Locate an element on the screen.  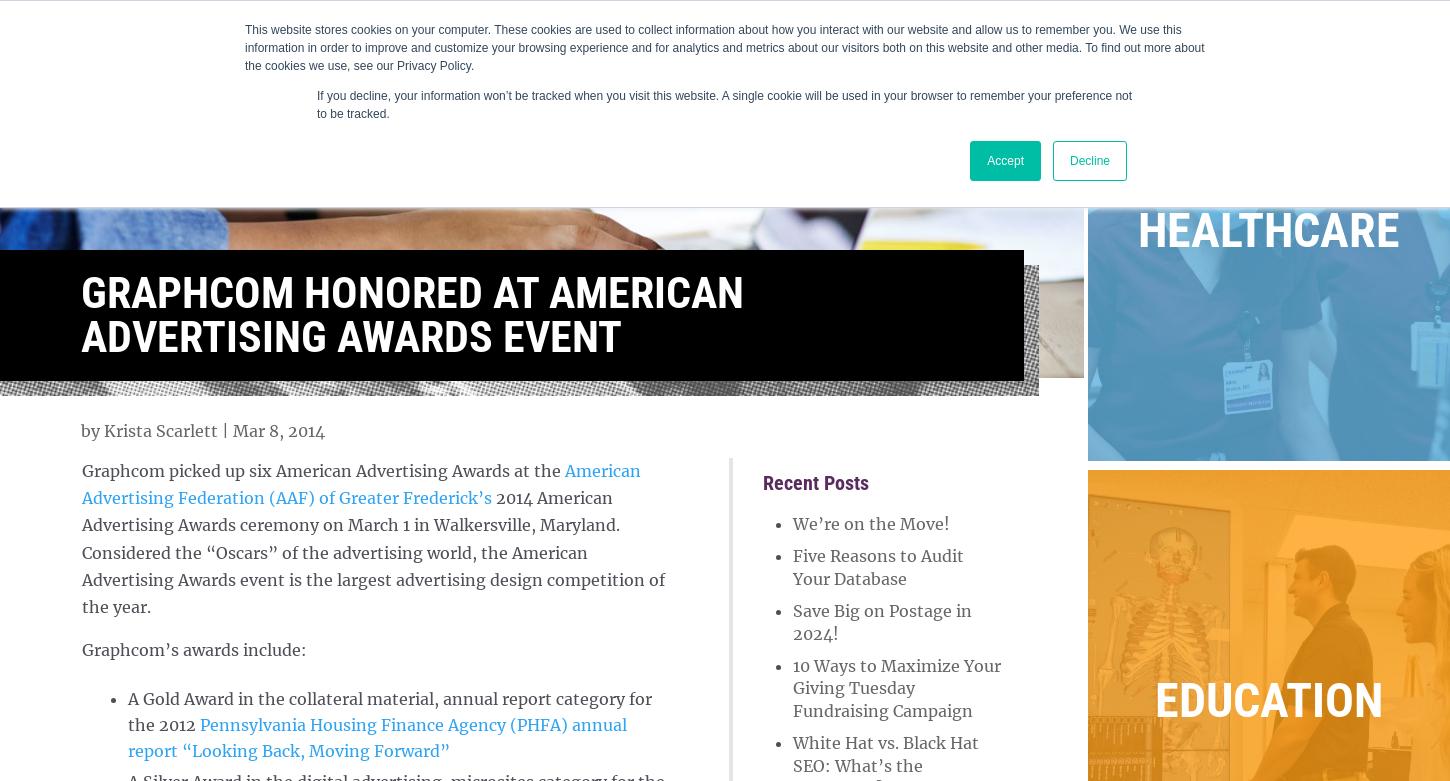
'This website stores cookies on your computer. These cookies are used to collect information about how you interact with our website and allow us to remember you. We use this information in order to improve and customize your browsing experience and for analytics and metrics about our visitors both on this website and other media. To find out more about the cookies we use, see our Privacy Policy.' is located at coordinates (245, 48).